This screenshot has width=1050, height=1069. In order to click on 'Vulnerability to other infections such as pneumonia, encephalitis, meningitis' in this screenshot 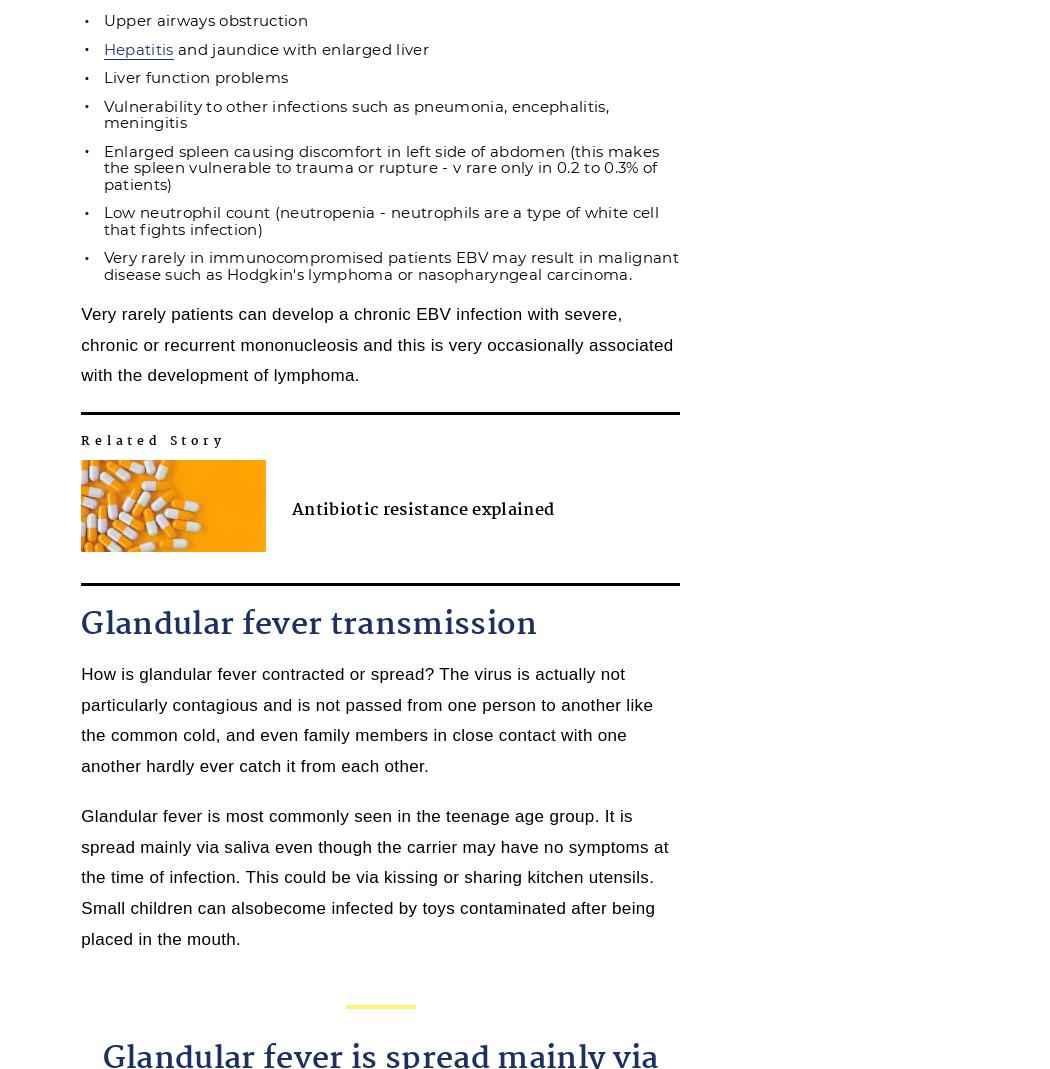, I will do `click(103, 113)`.